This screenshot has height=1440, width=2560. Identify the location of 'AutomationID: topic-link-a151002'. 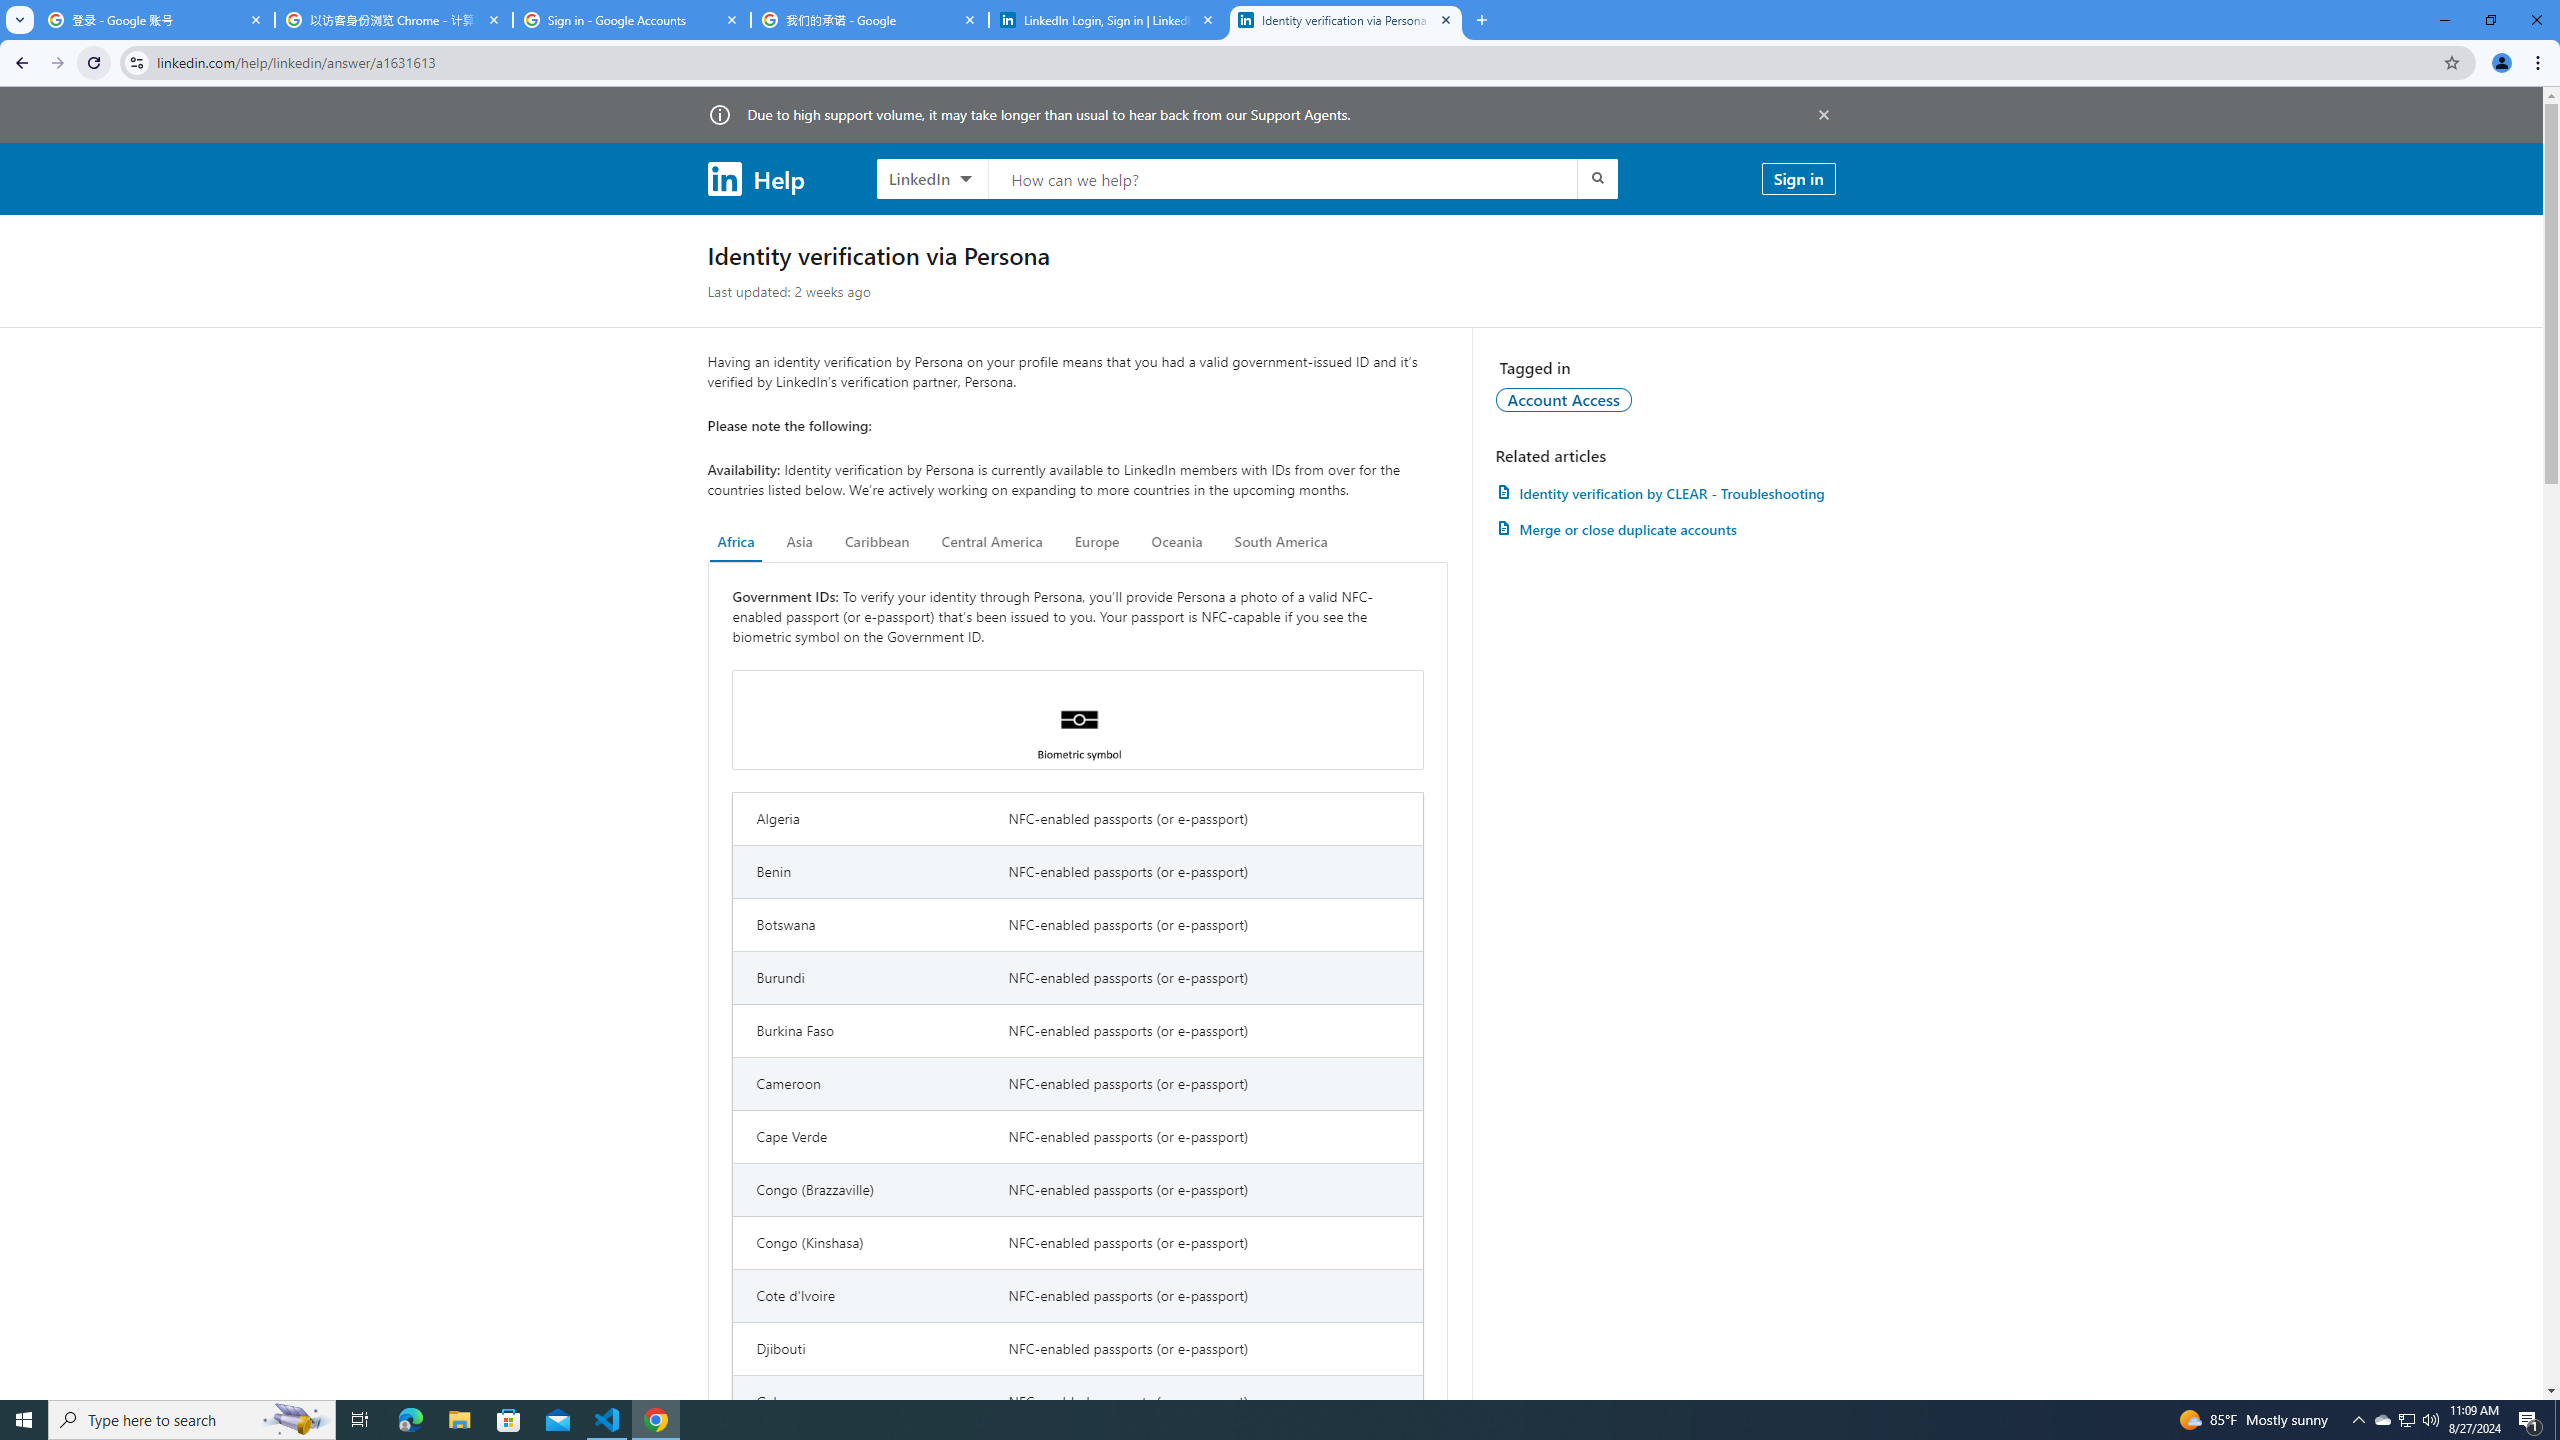
(1564, 398).